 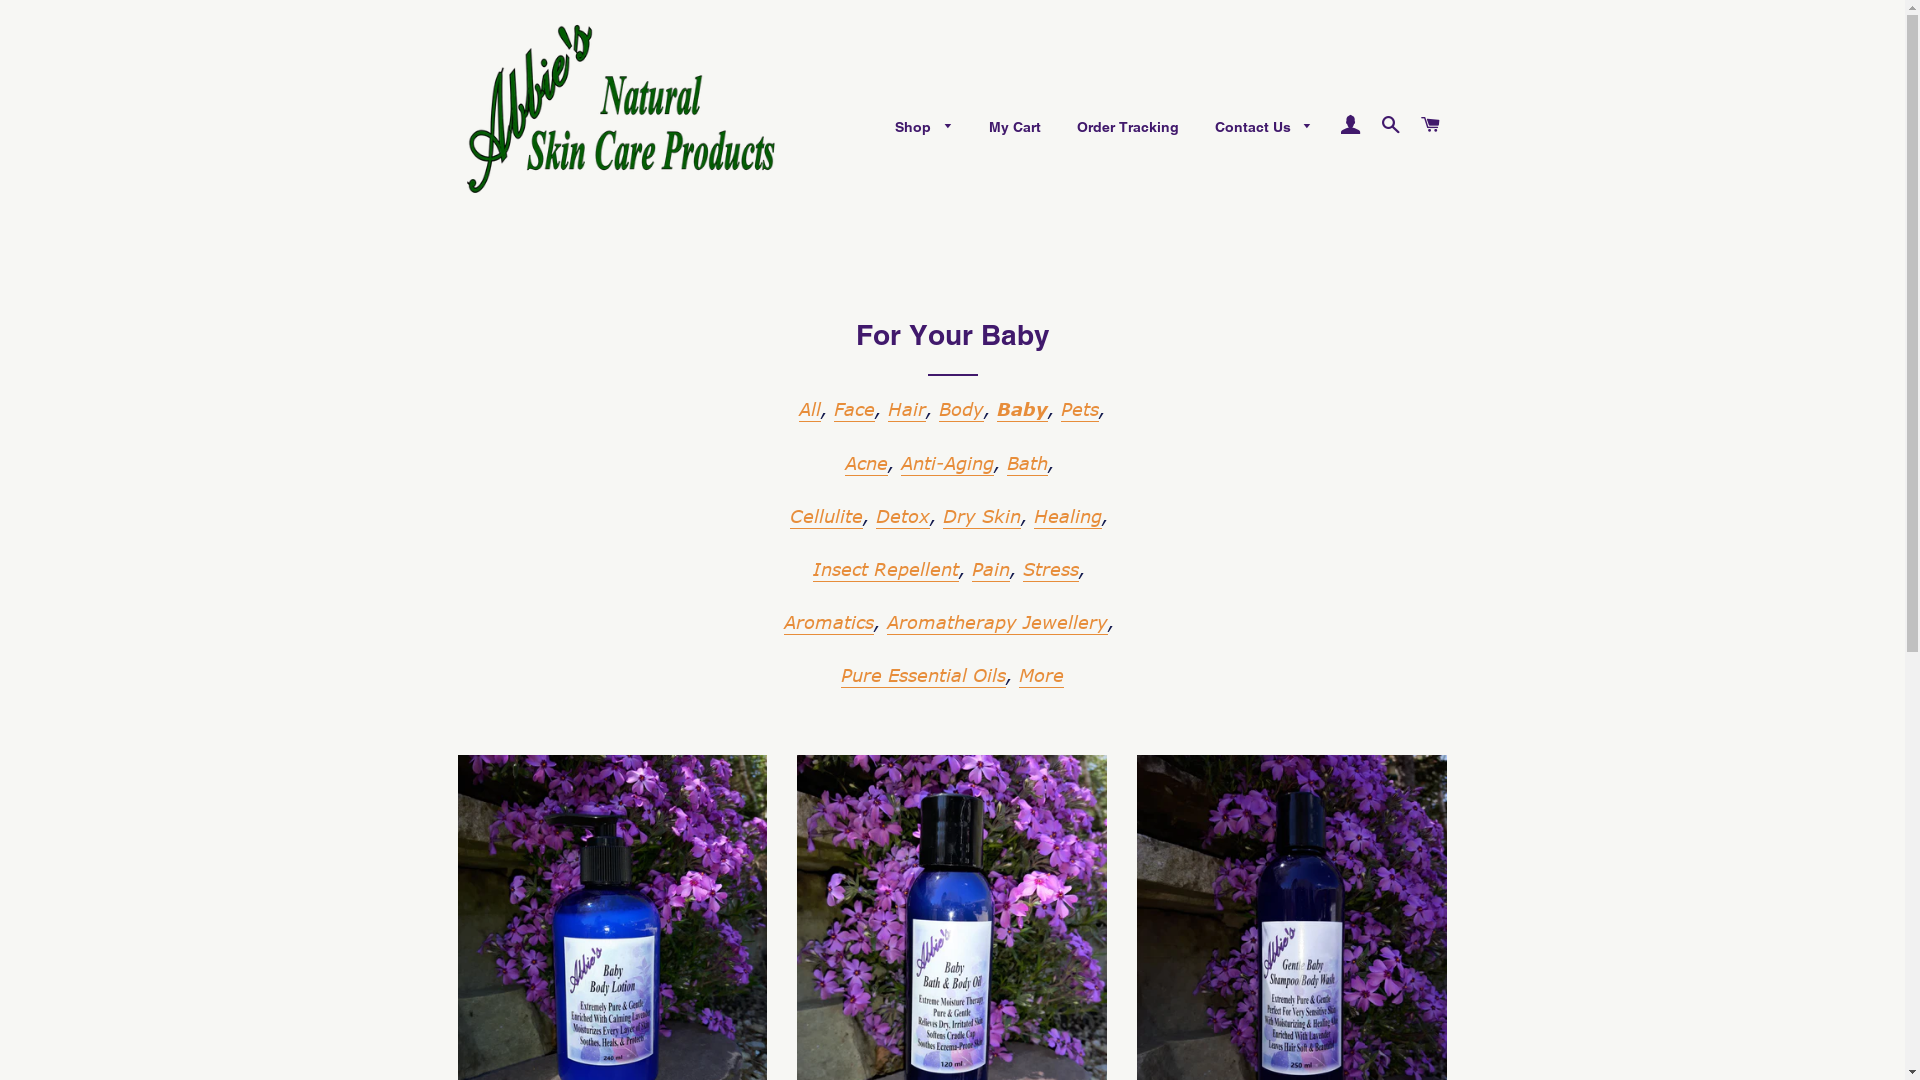 I want to click on 'Shop', so click(x=922, y=127).